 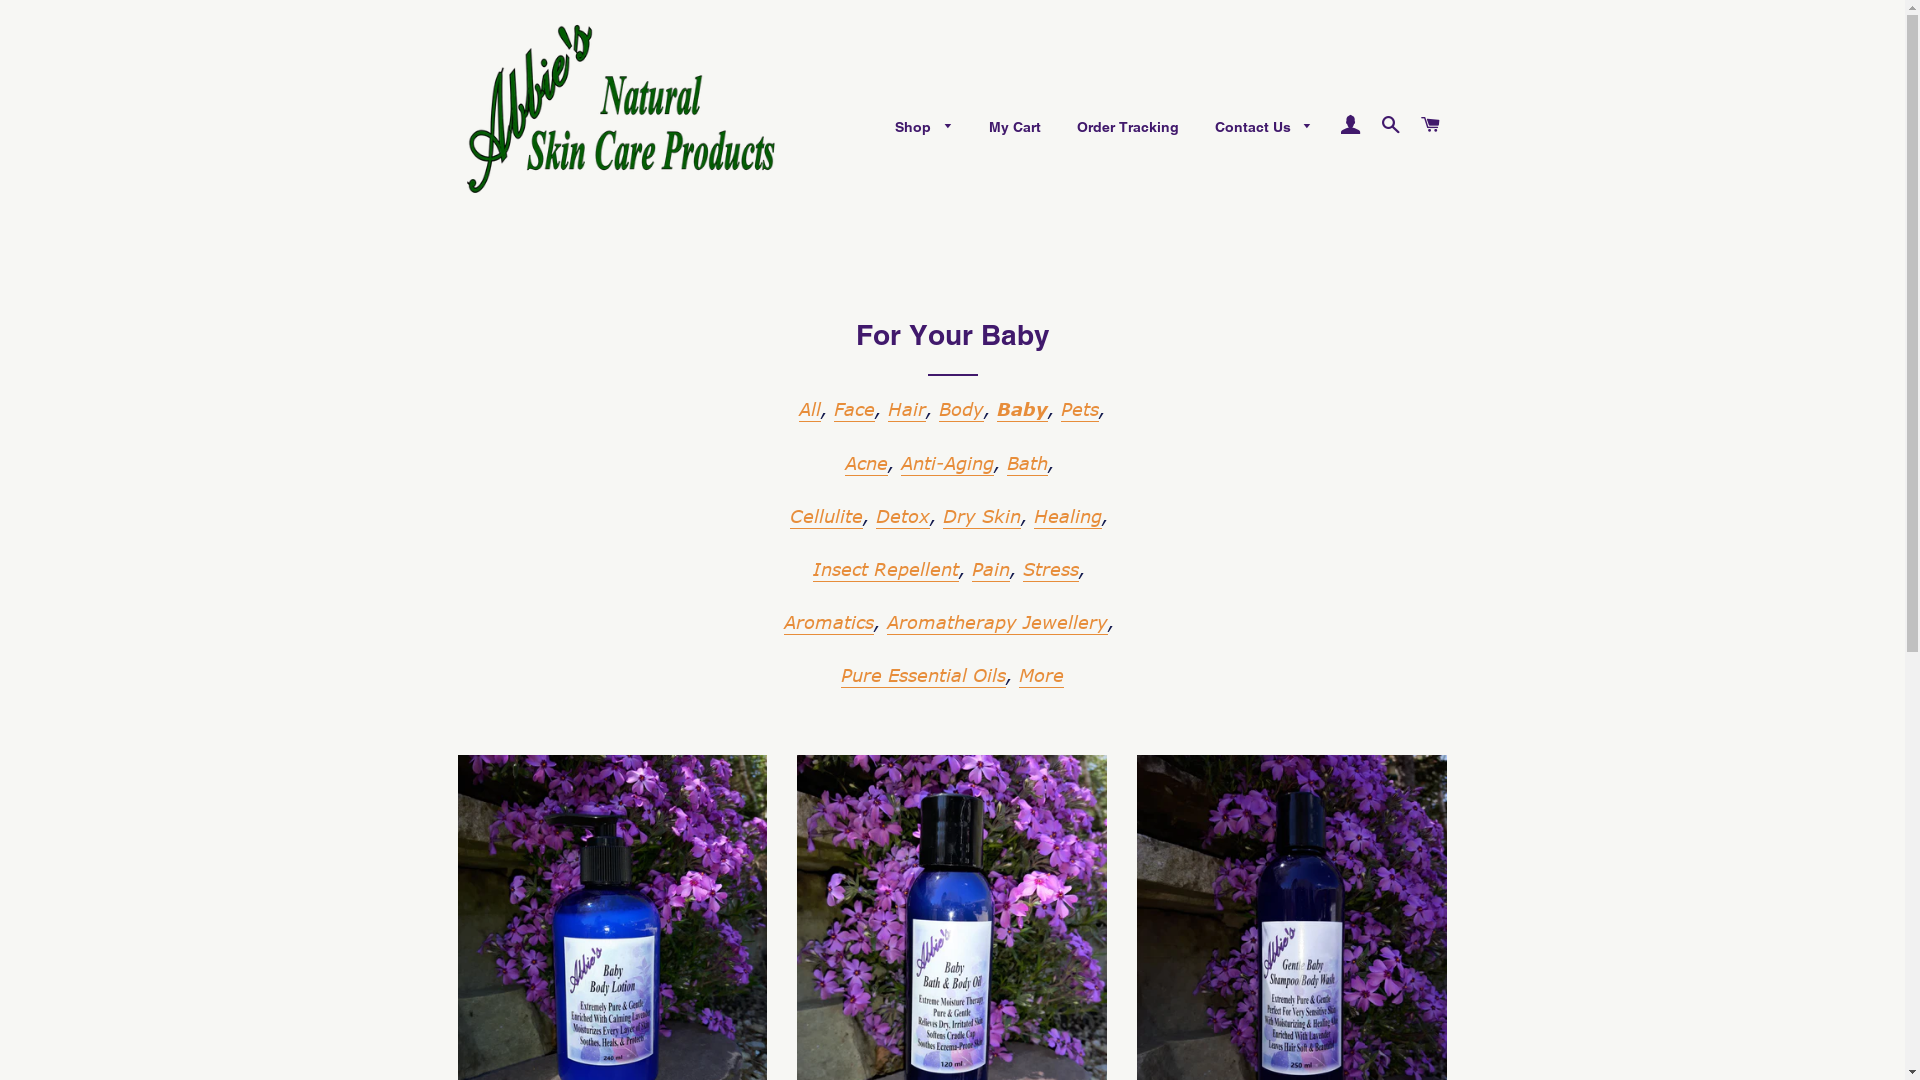 I want to click on 'Shop', so click(x=922, y=127).